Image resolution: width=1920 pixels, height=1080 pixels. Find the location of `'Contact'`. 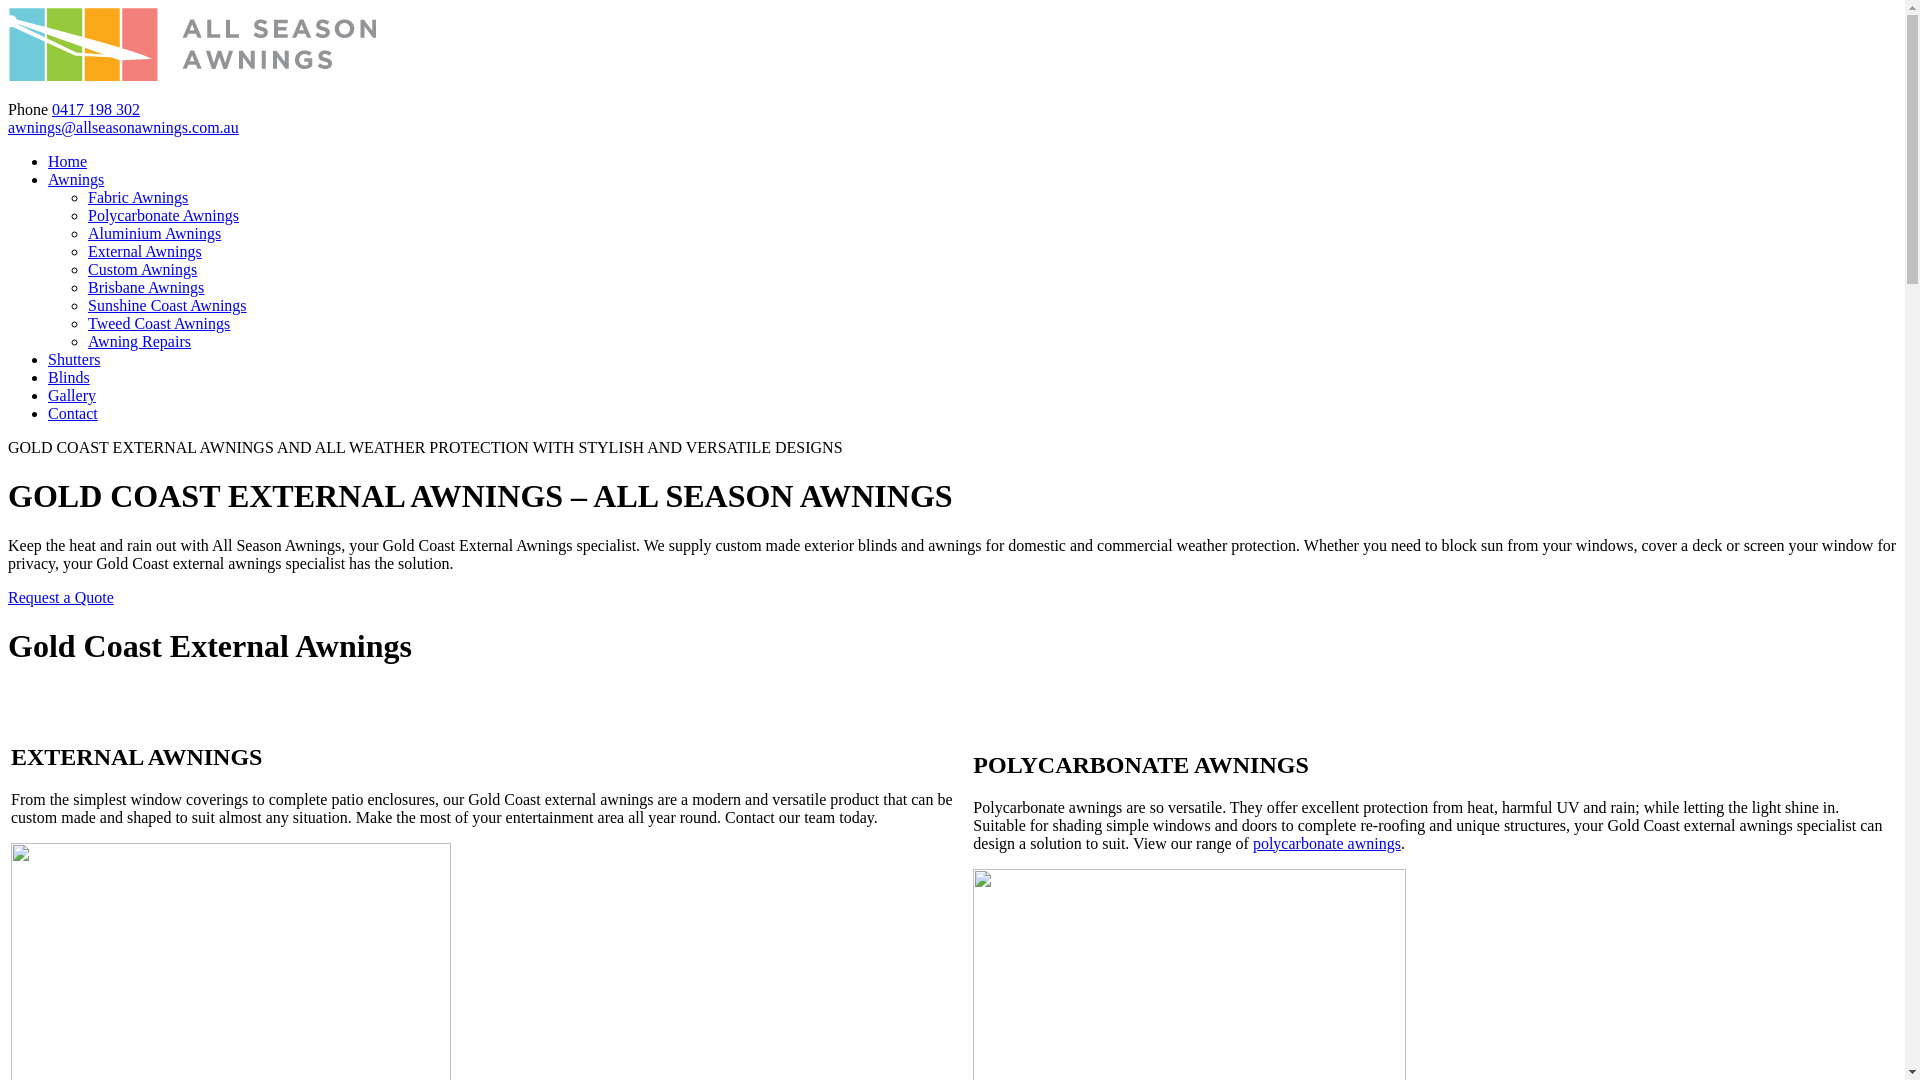

'Contact' is located at coordinates (72, 412).